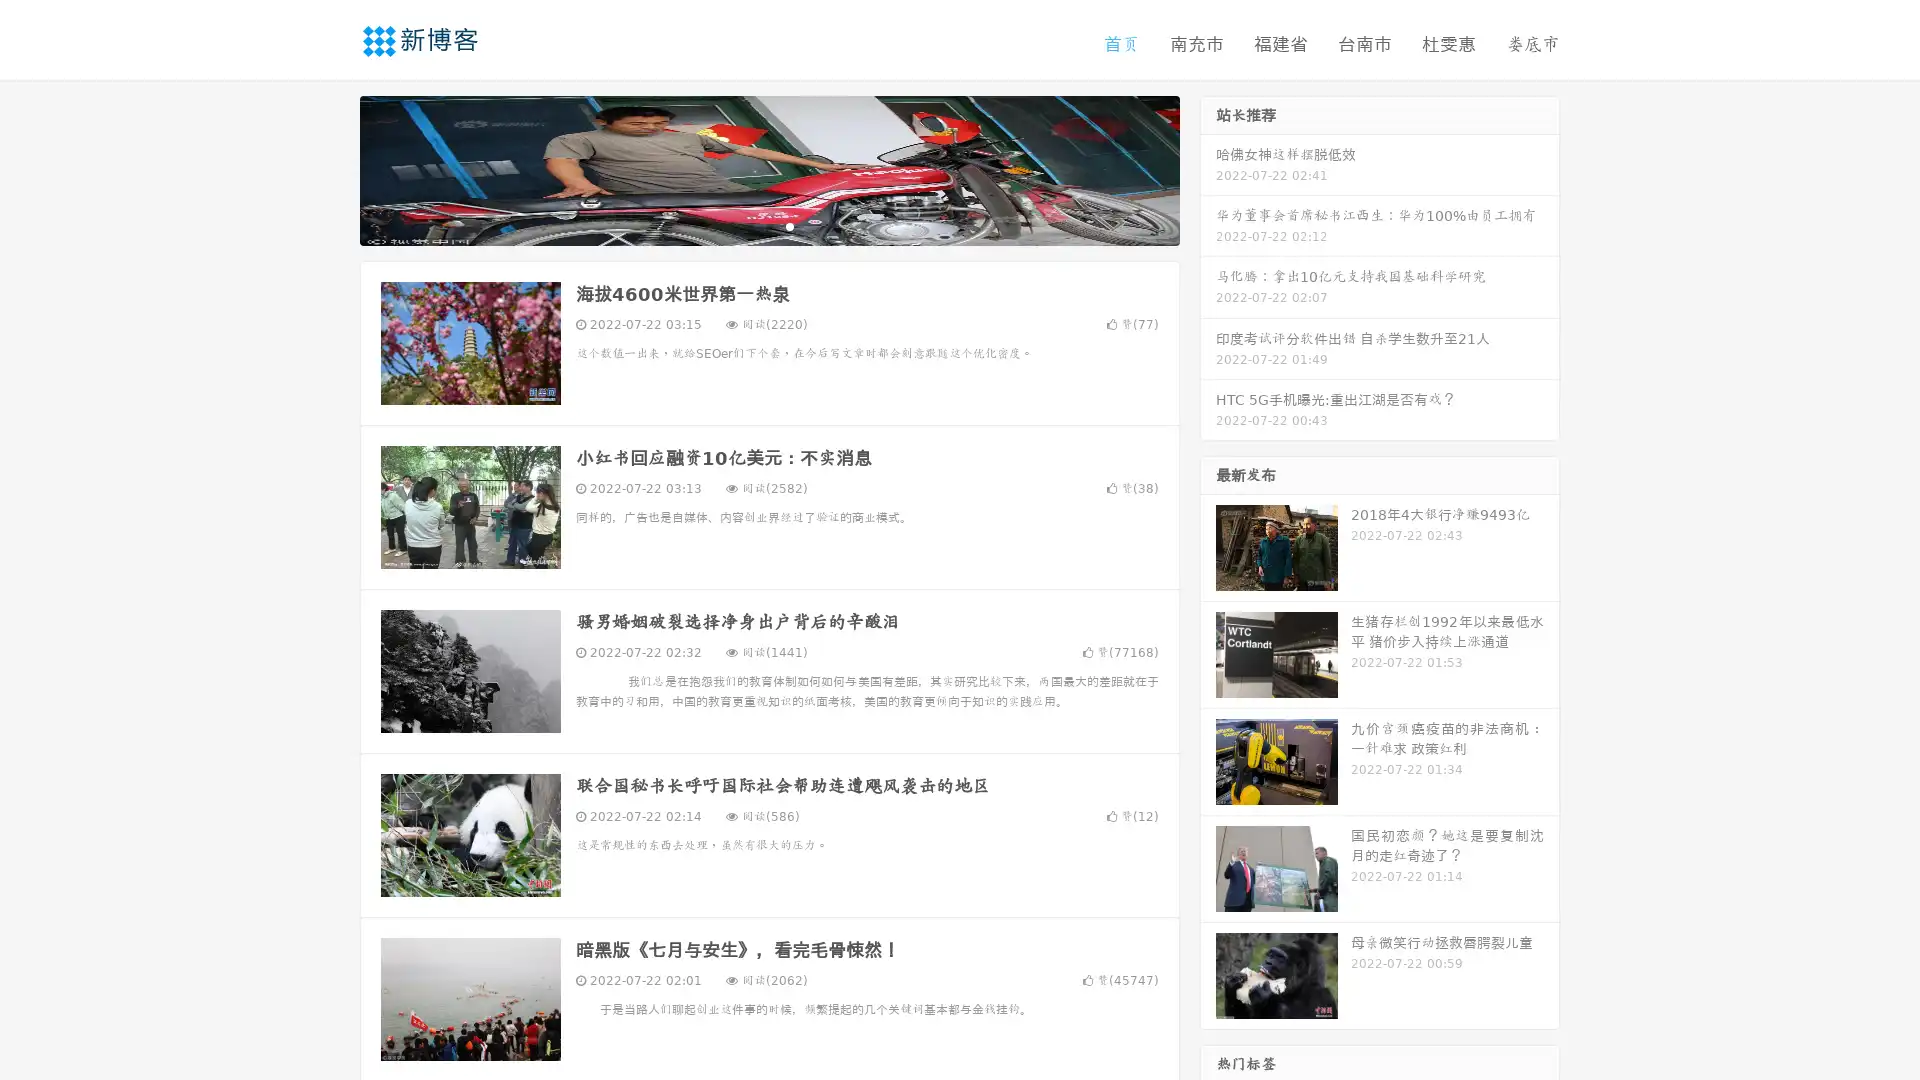 This screenshot has height=1080, width=1920. What do you see at coordinates (748, 225) in the screenshot?
I see `Go to slide 1` at bounding box center [748, 225].